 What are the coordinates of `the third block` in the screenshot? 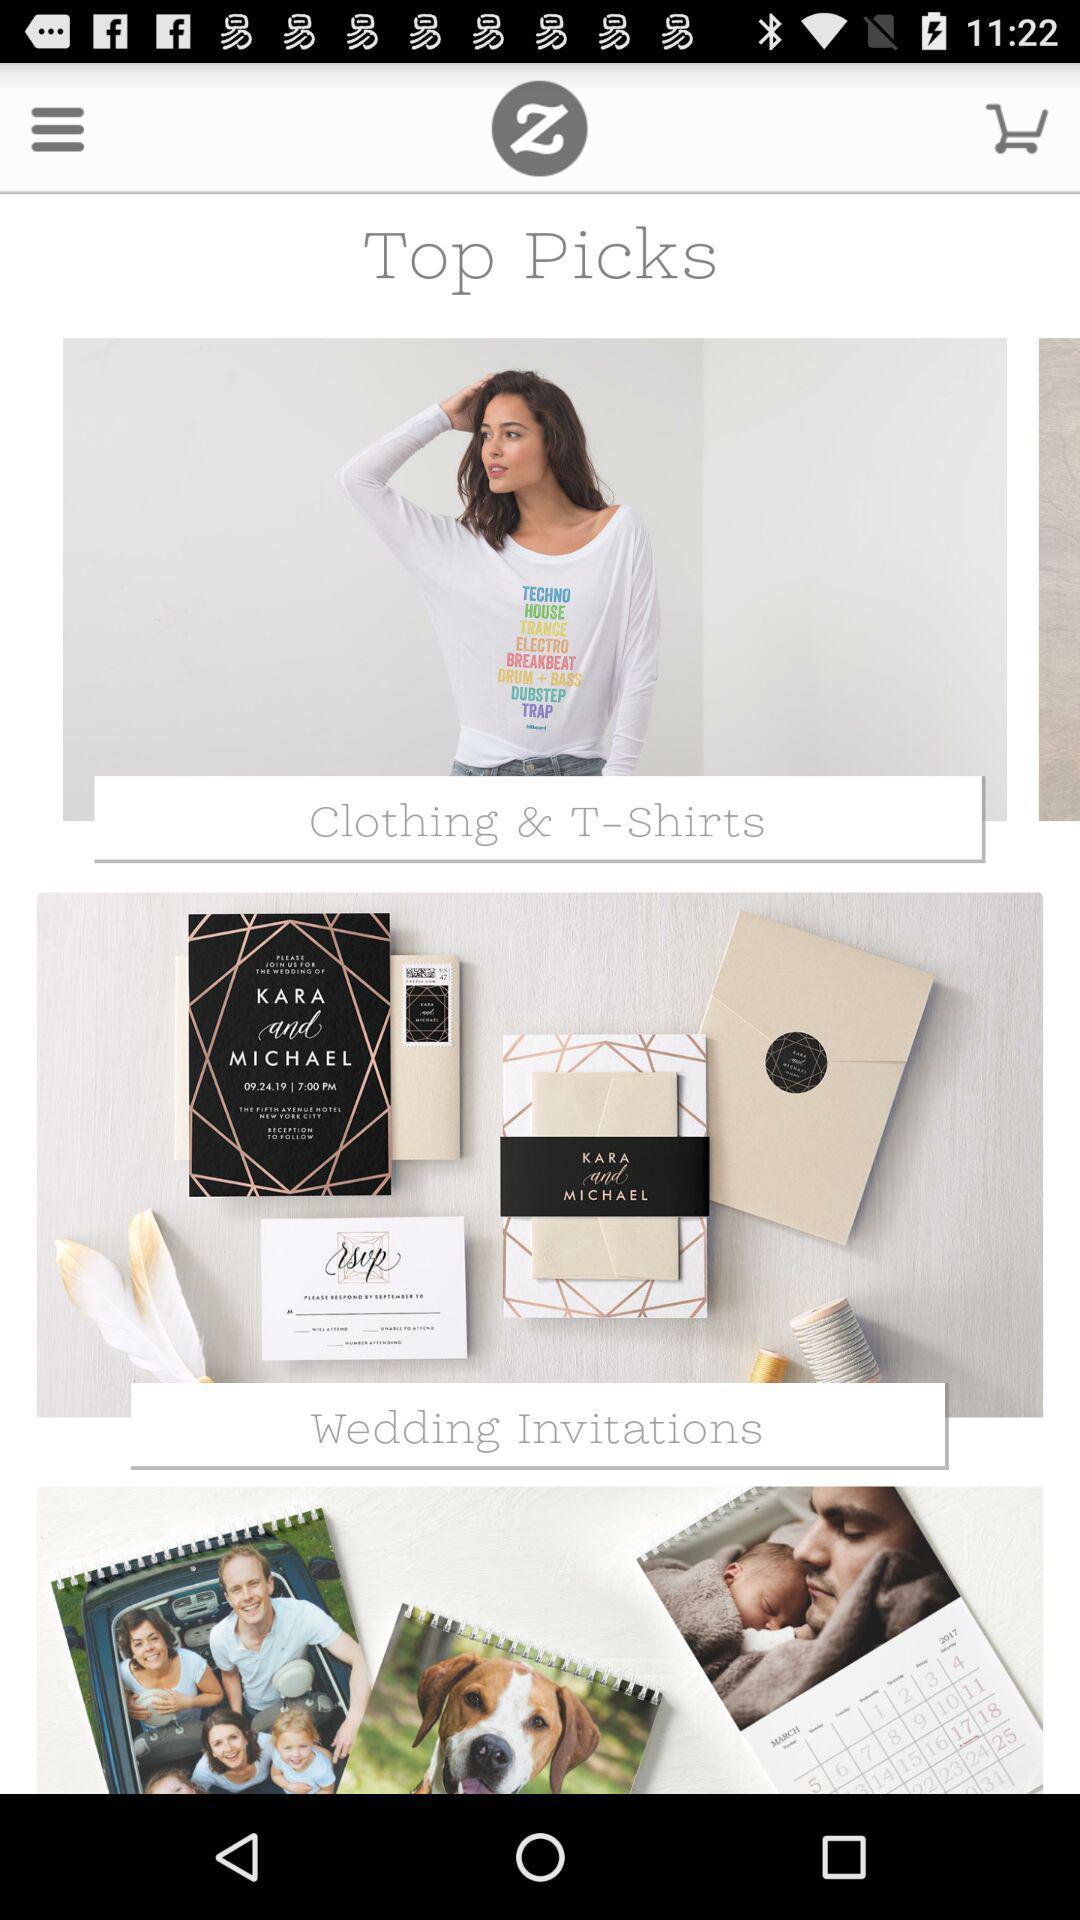 It's located at (540, 1636).